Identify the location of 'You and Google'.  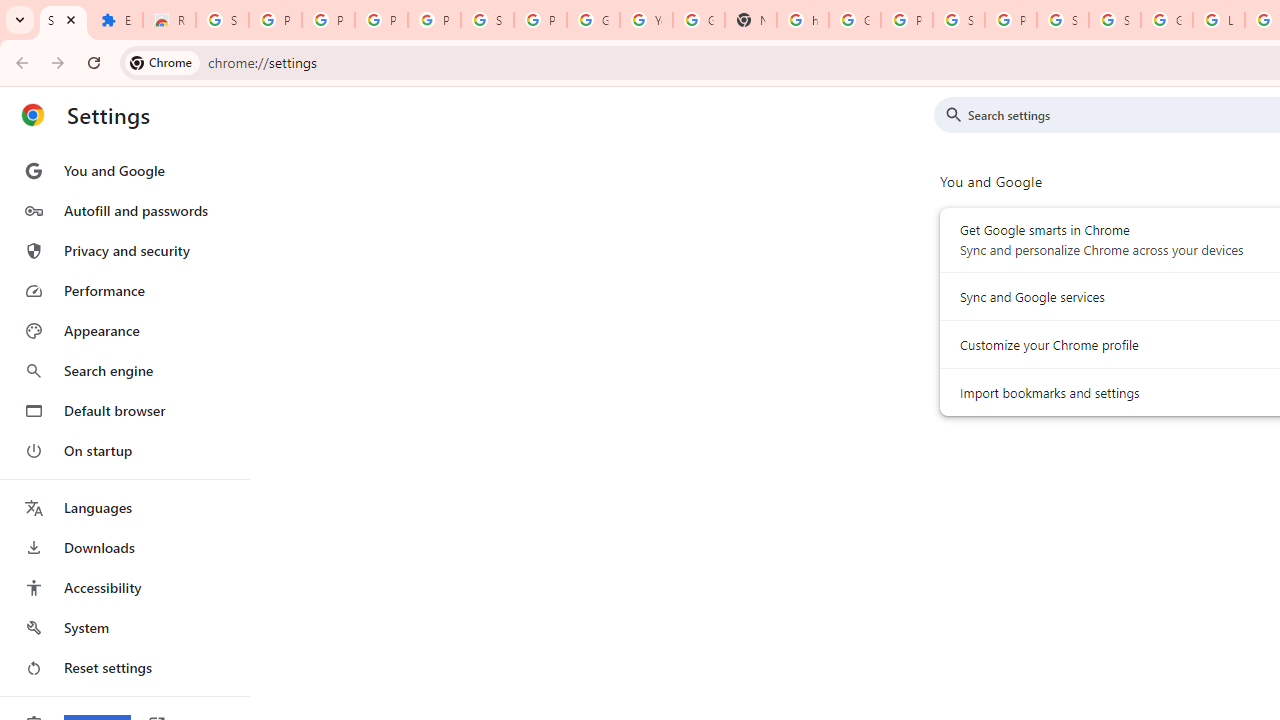
(123, 170).